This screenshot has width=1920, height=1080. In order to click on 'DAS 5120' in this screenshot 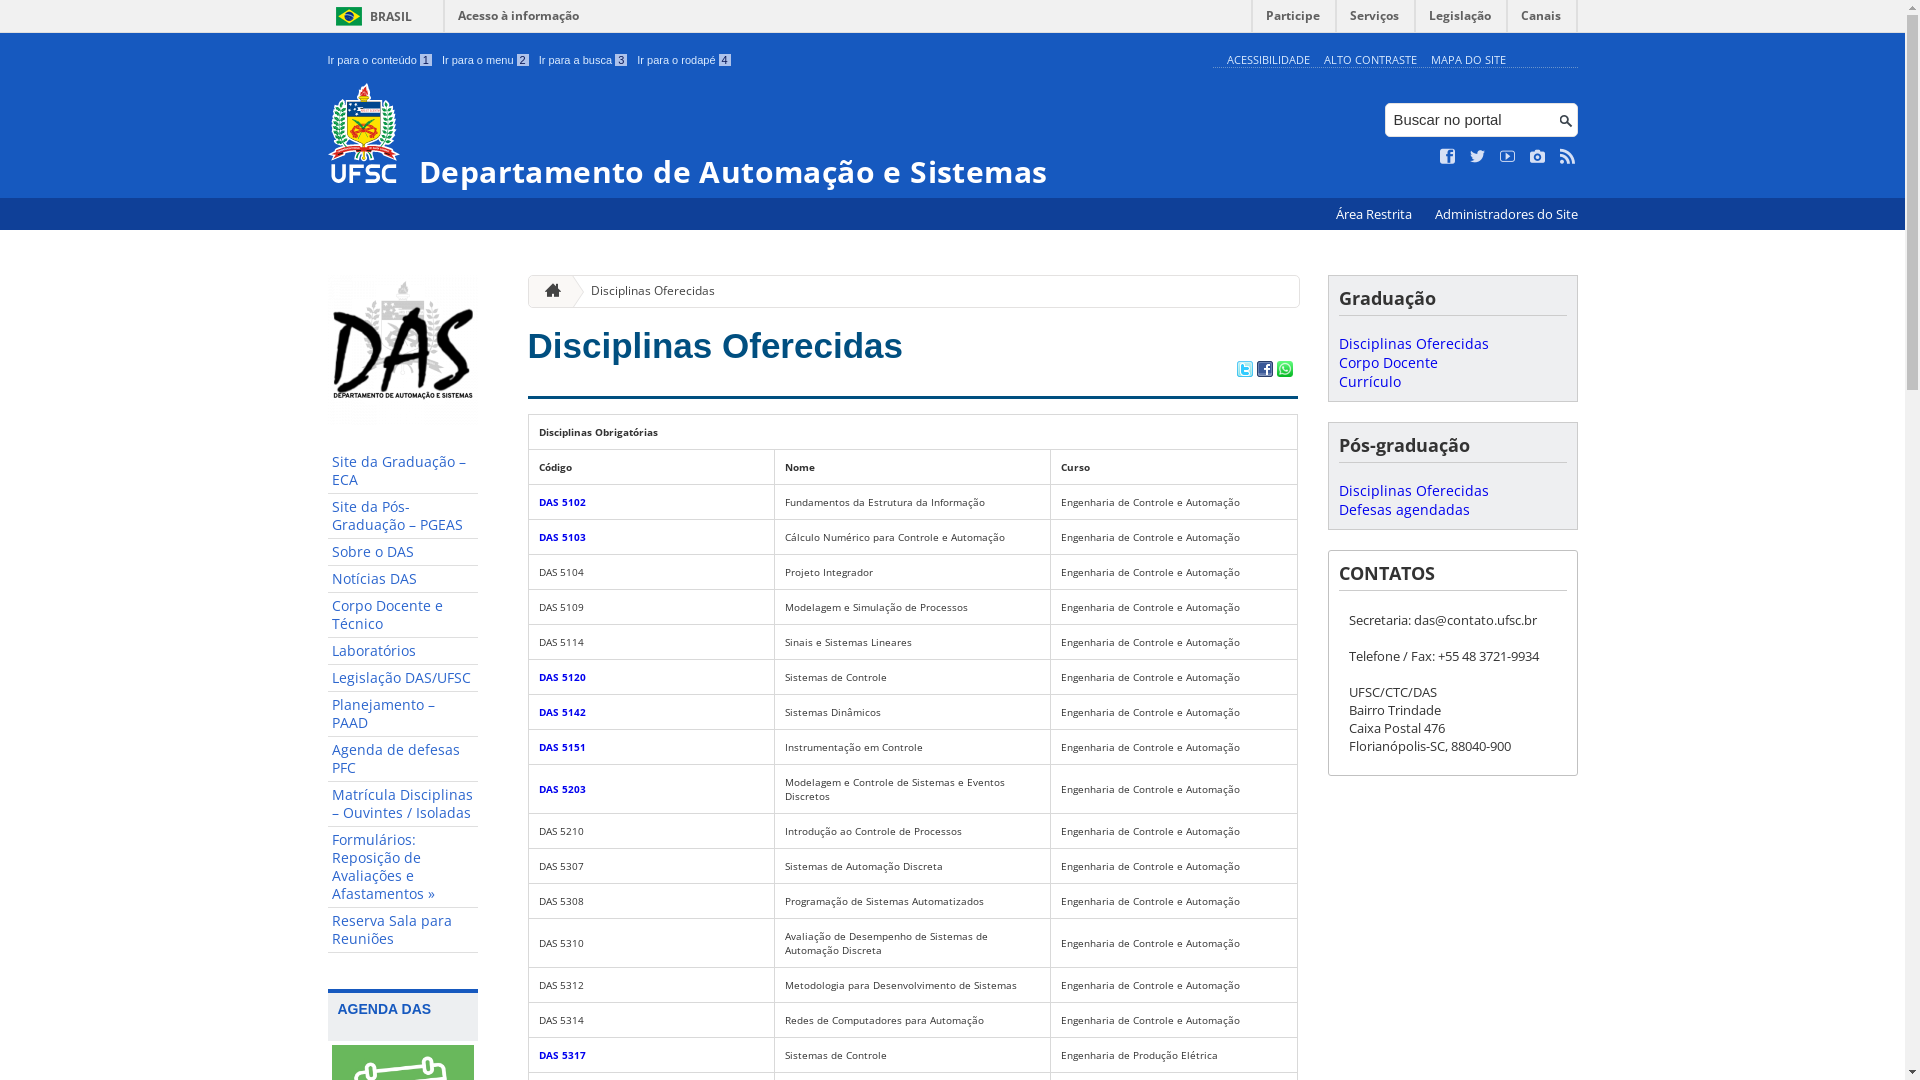, I will do `click(560, 676)`.